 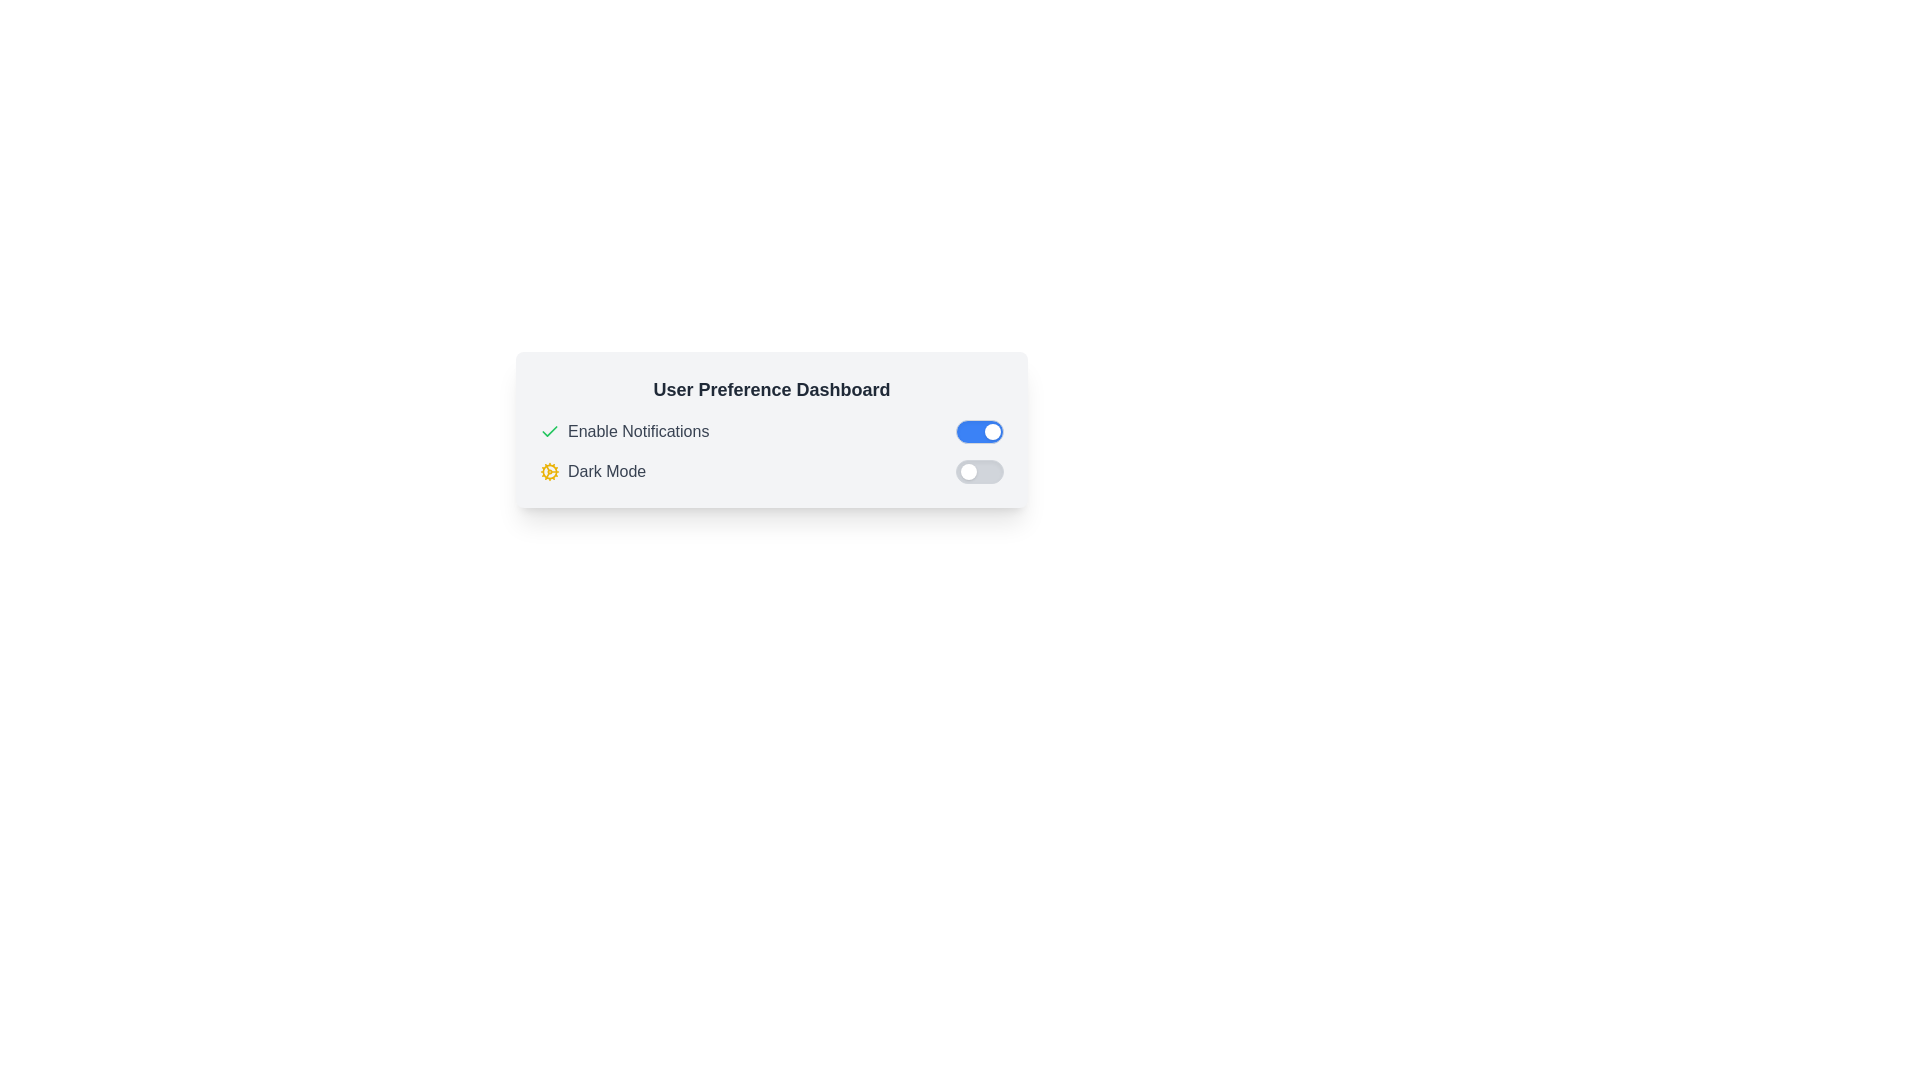 I want to click on the thumb of the second Toggle Switch for 'Dark Mode', so click(x=979, y=471).